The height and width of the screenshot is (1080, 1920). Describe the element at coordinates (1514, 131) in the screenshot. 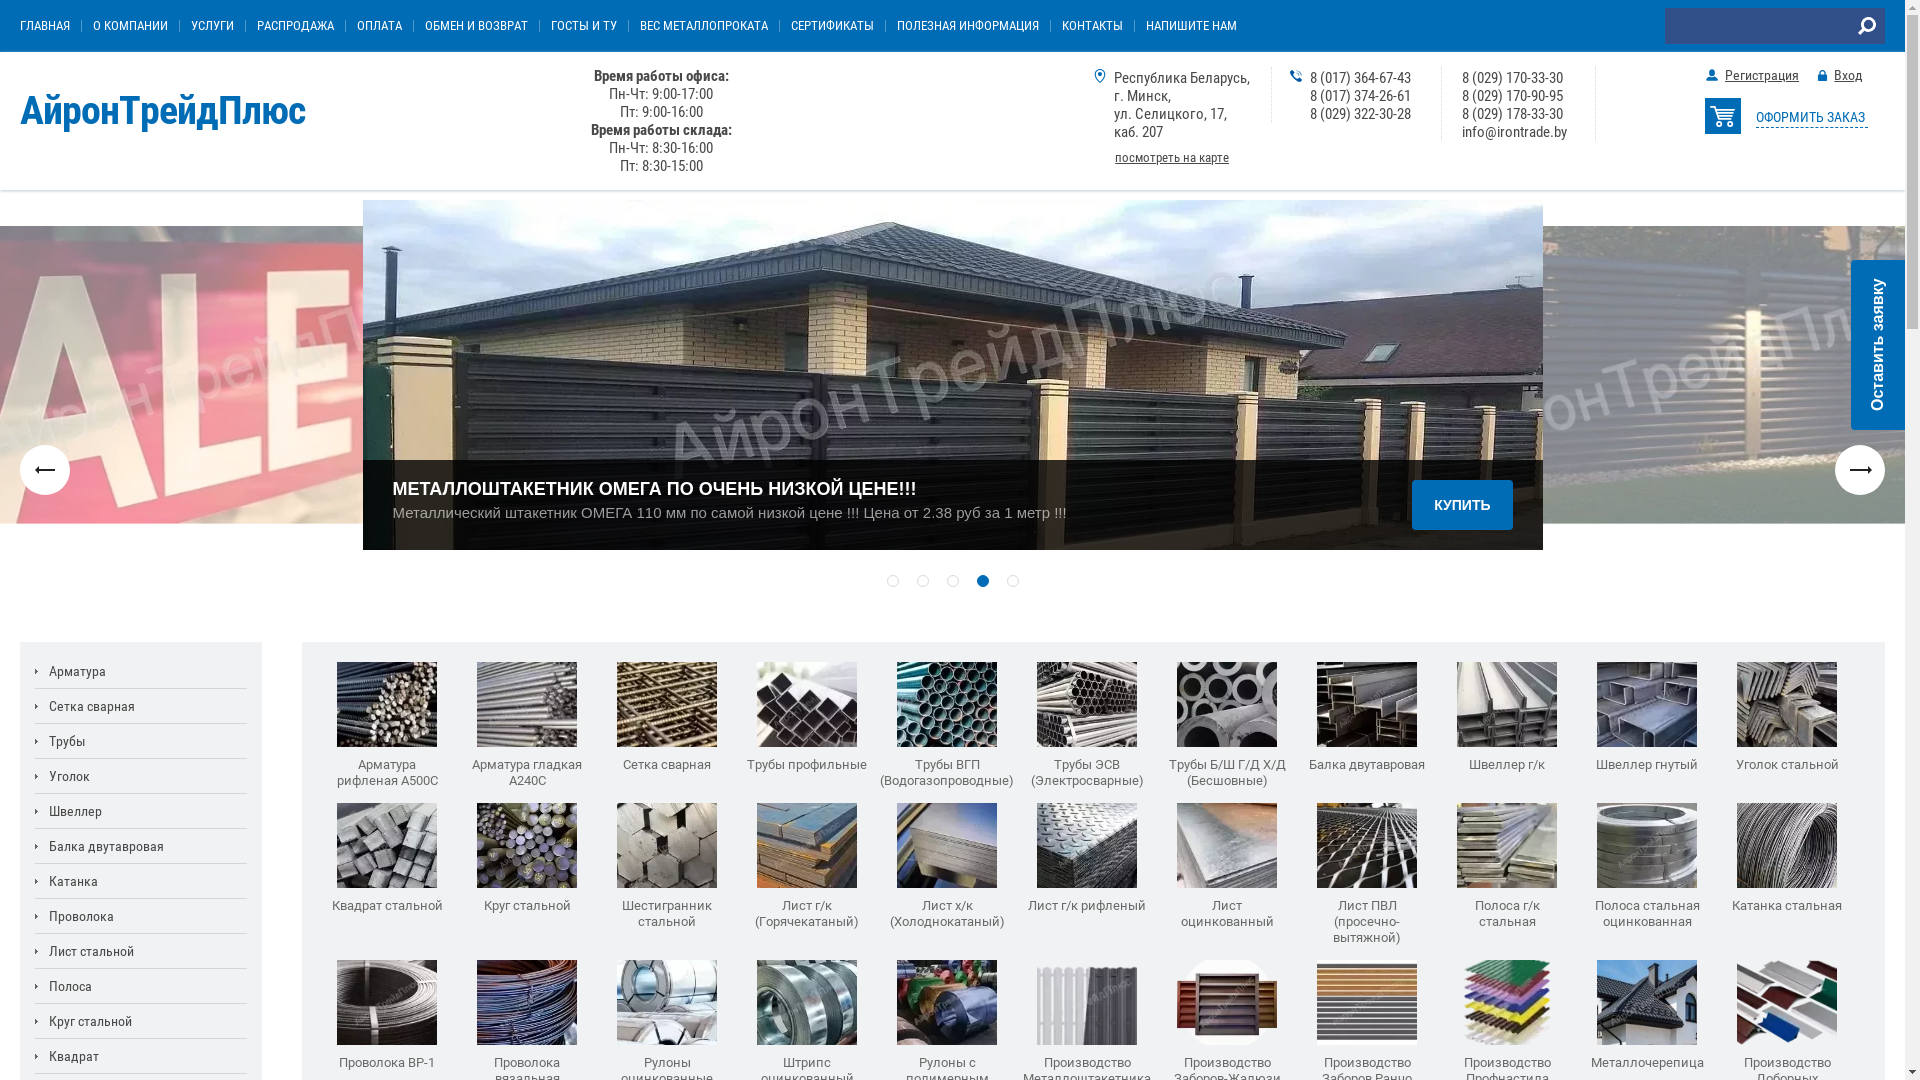

I see `'info@irontrade.by'` at that location.